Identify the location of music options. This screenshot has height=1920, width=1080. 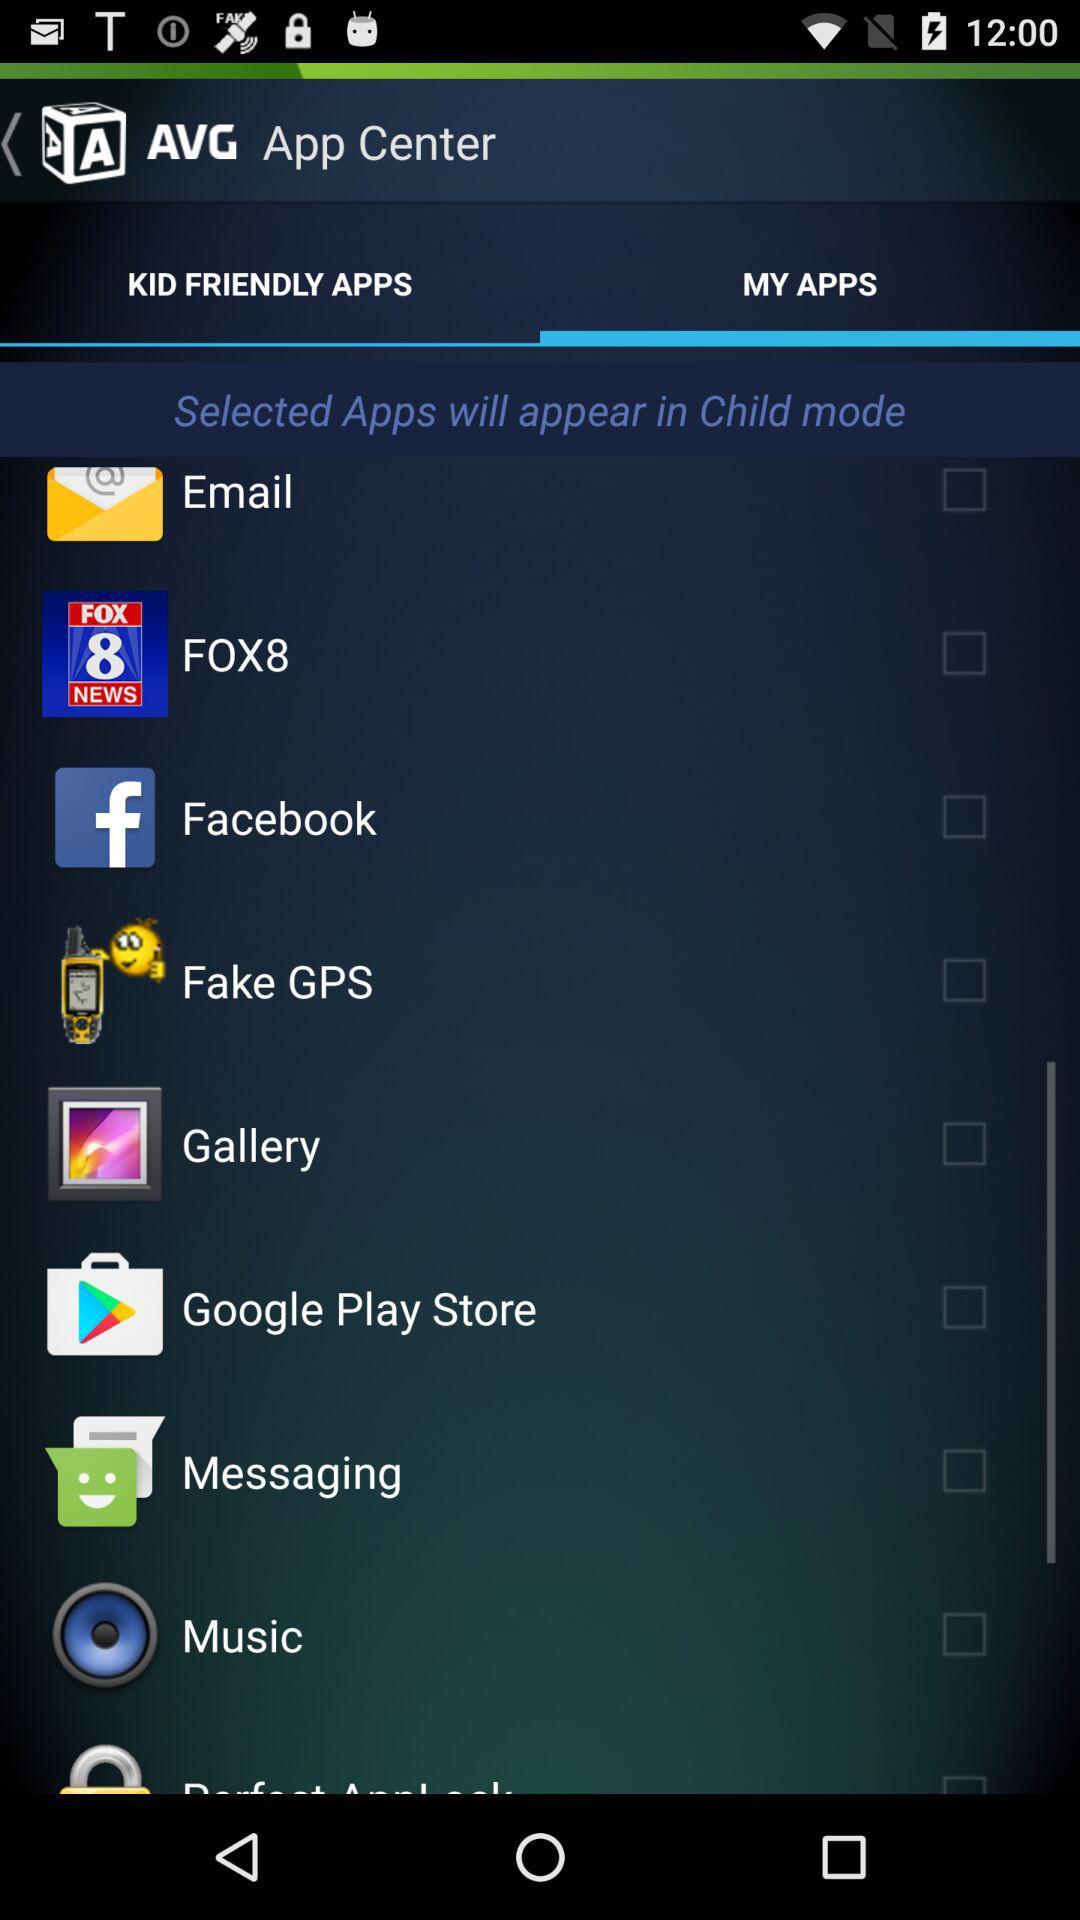
(104, 1635).